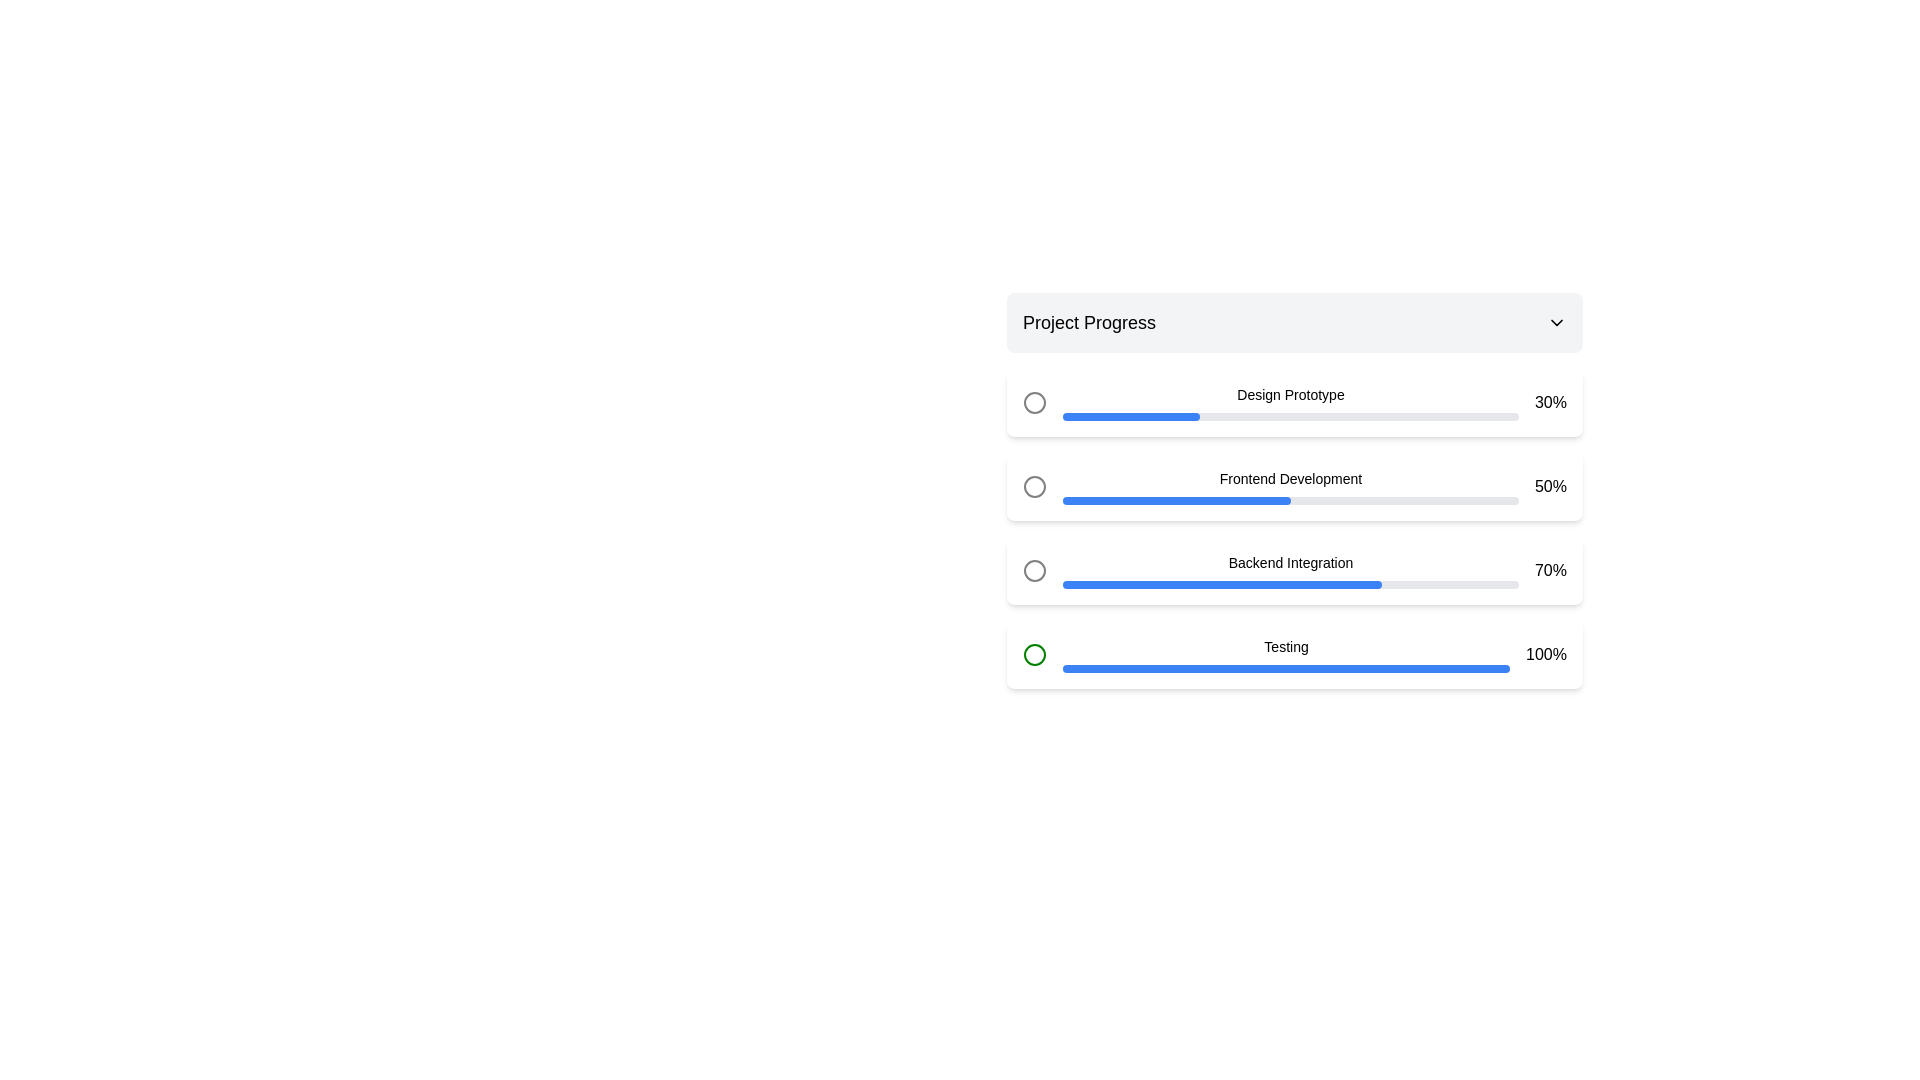  I want to click on the first progress tracker list item labeled 'Design Prototype' with 30% completion in the 'Project Progress' section, so click(1295, 402).